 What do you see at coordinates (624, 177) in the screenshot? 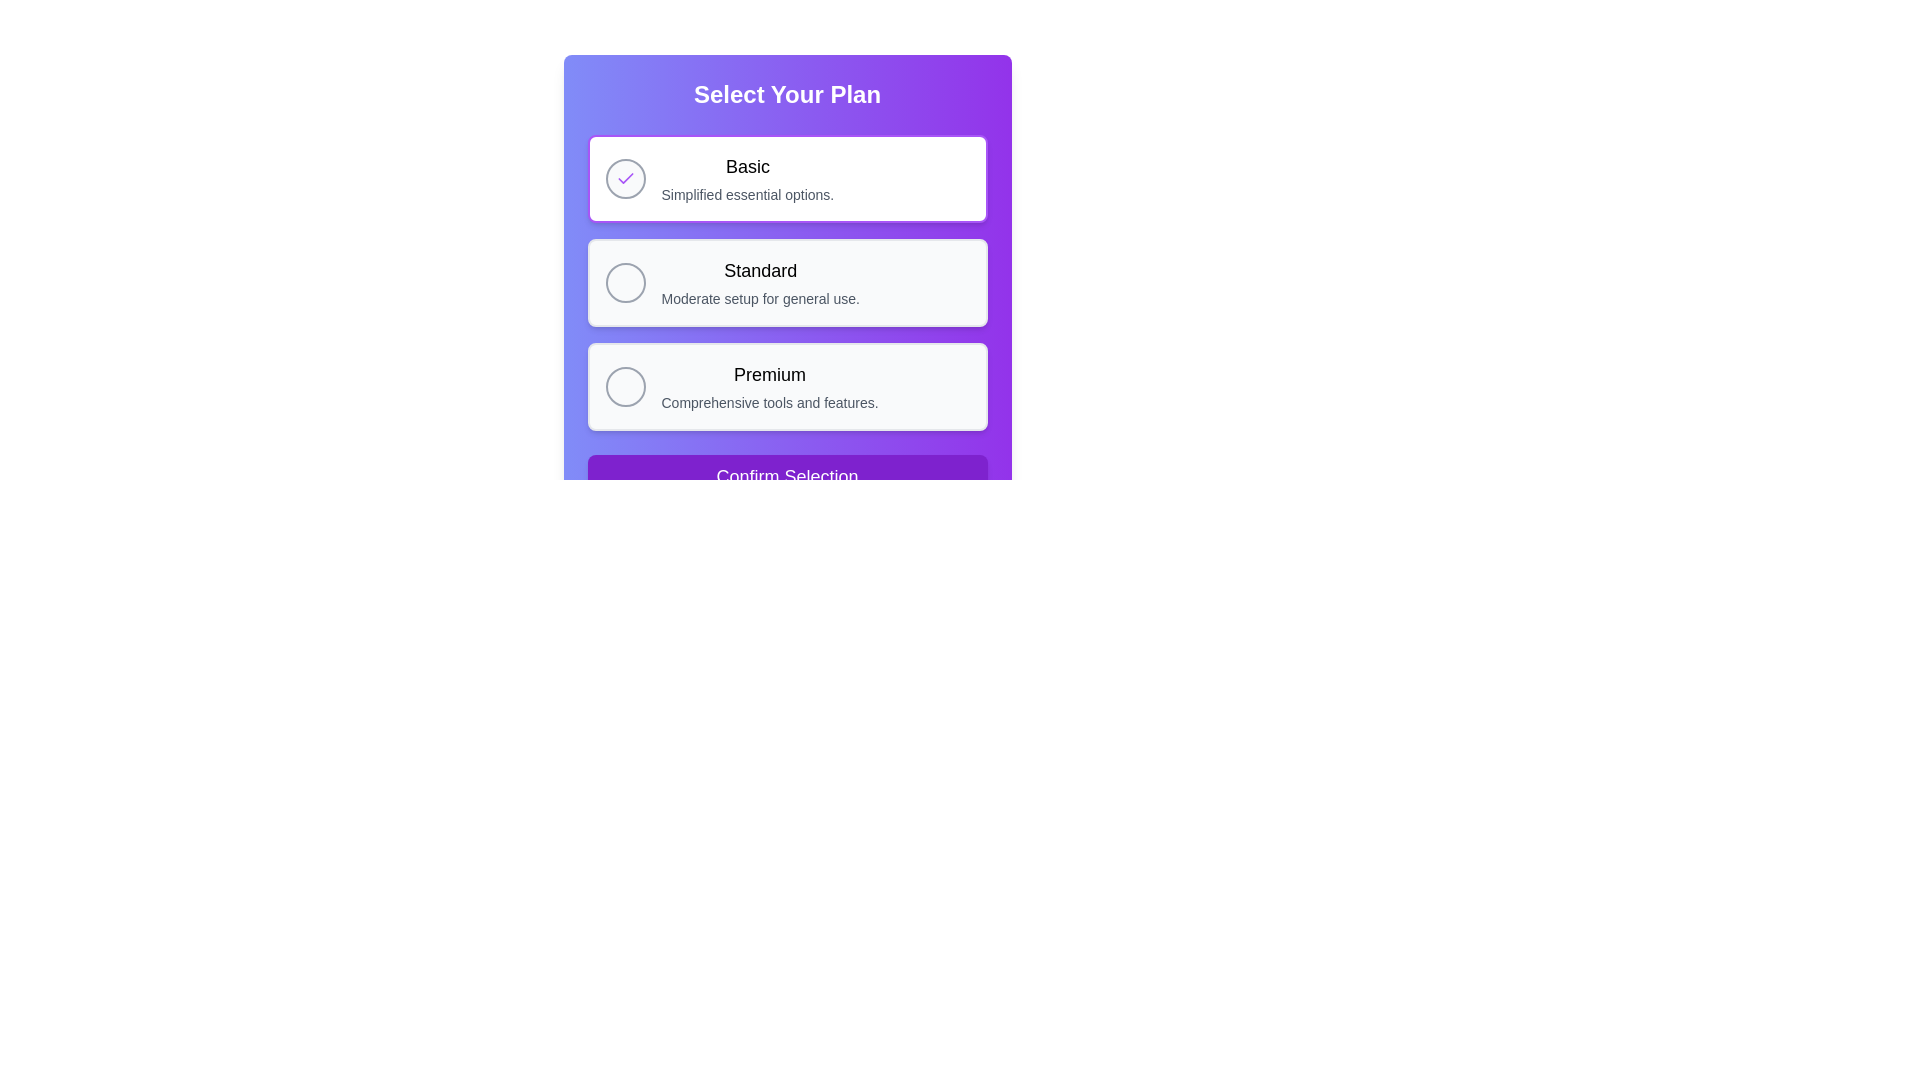
I see `the purple checkmark icon within the circular gray background` at bounding box center [624, 177].